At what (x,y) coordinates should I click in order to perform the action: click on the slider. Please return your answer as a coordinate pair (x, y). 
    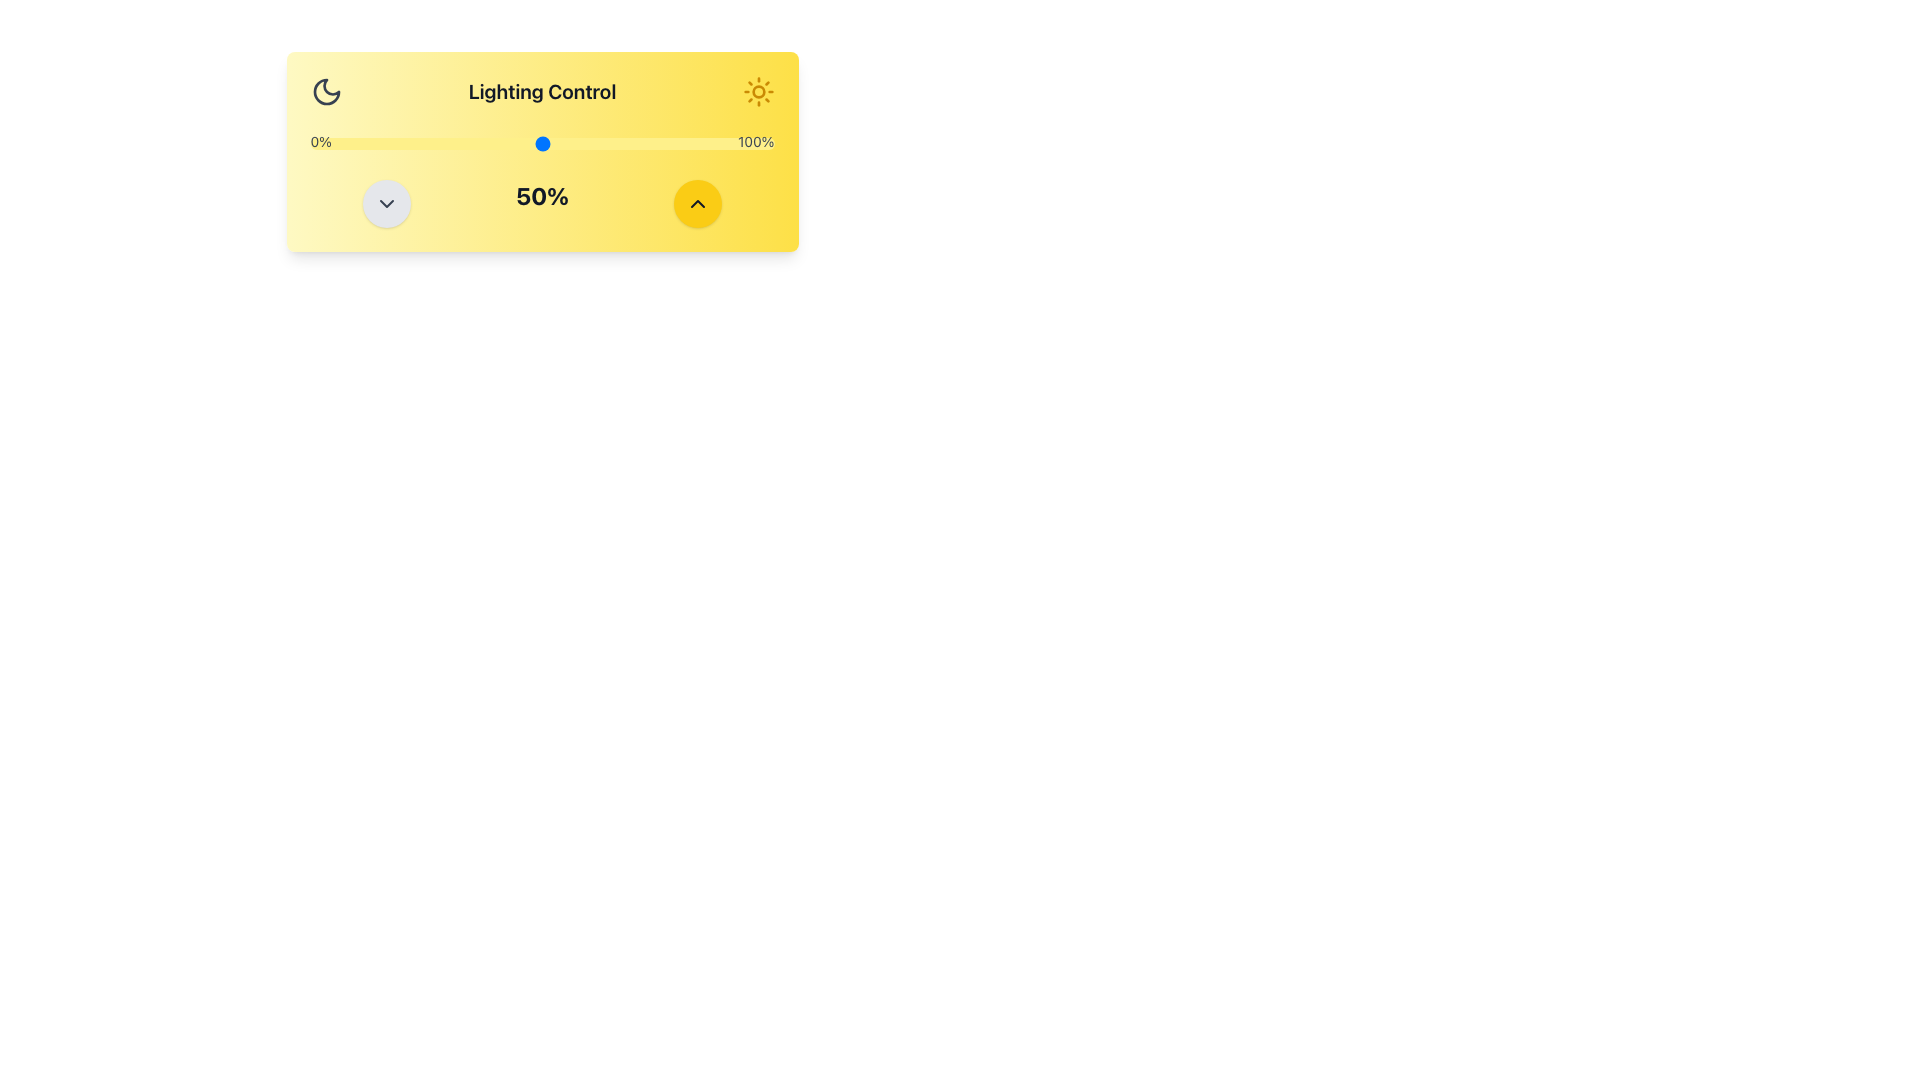
    Looking at the image, I should click on (509, 142).